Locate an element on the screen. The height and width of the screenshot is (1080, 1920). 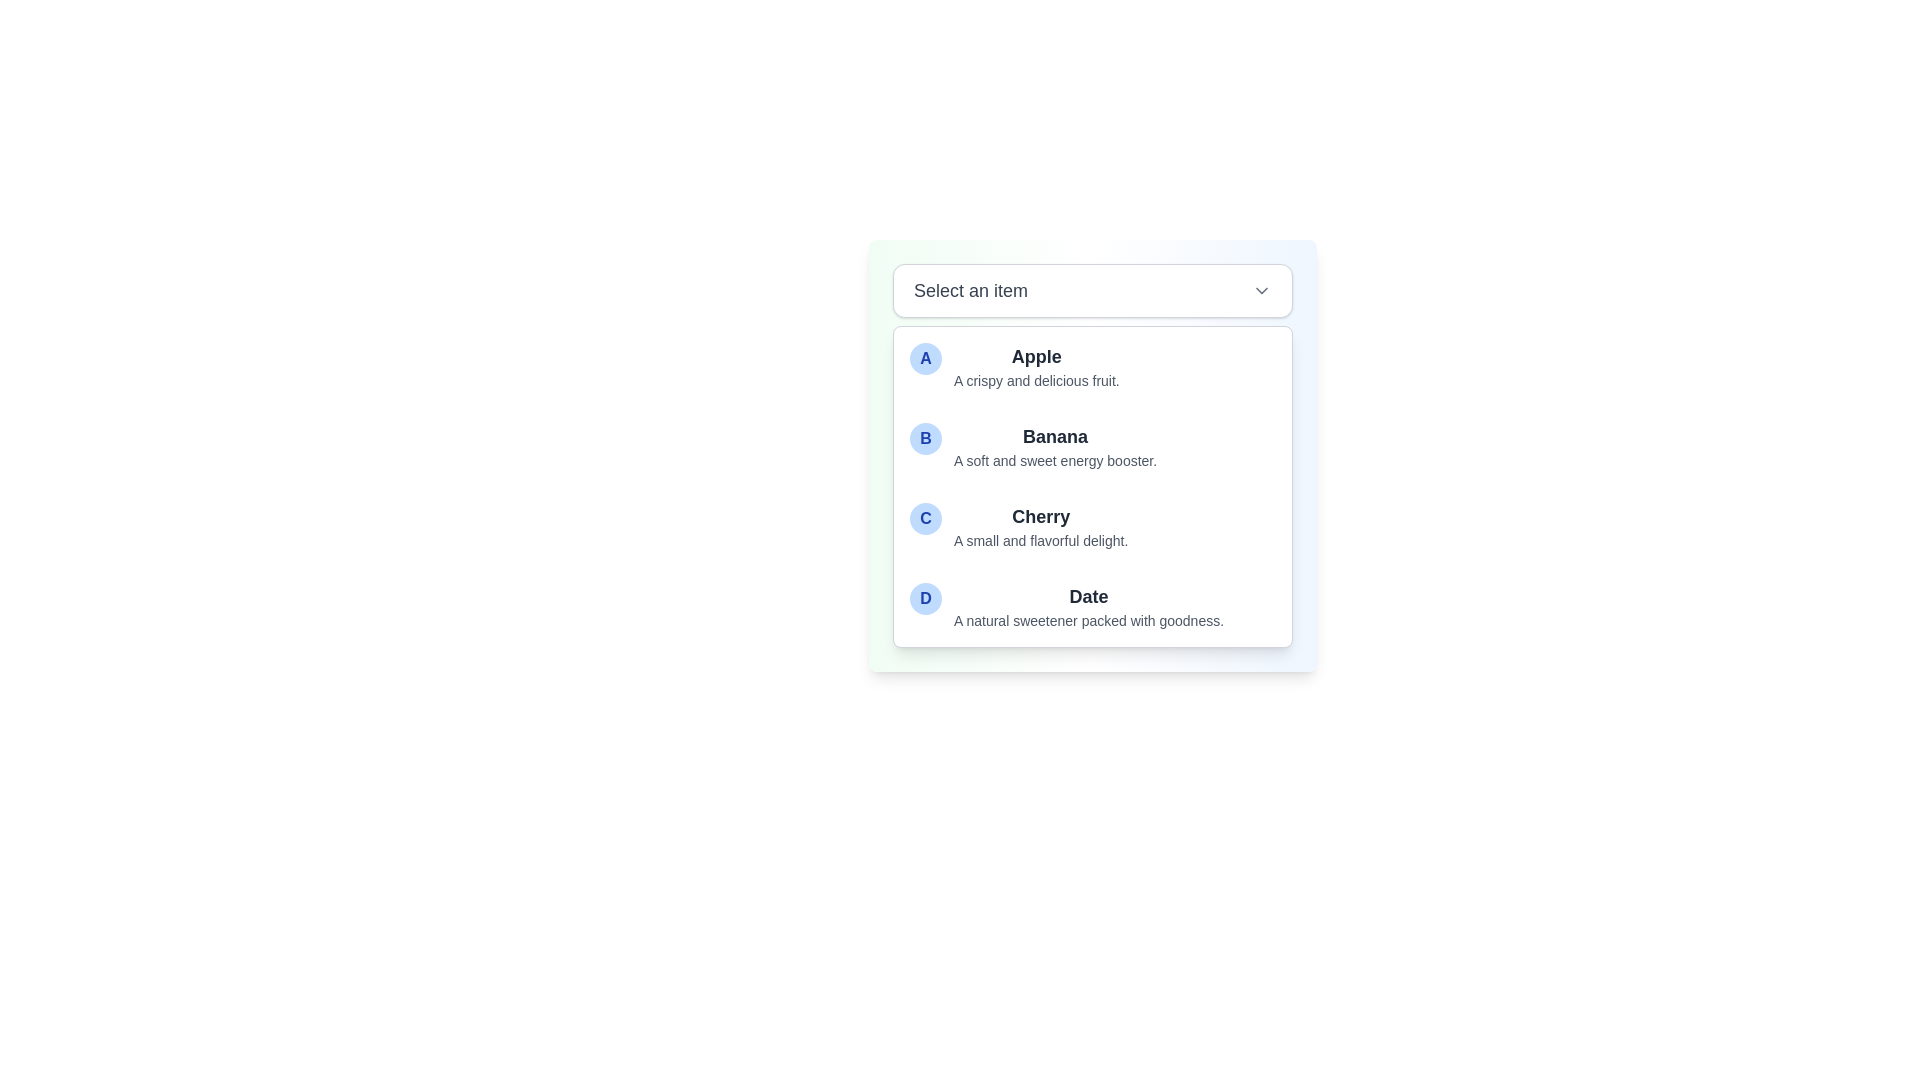
the fourth selectable list item that displays the title 'Date' and the description 'A natural sweetener packed with goodness.' is located at coordinates (1088, 605).